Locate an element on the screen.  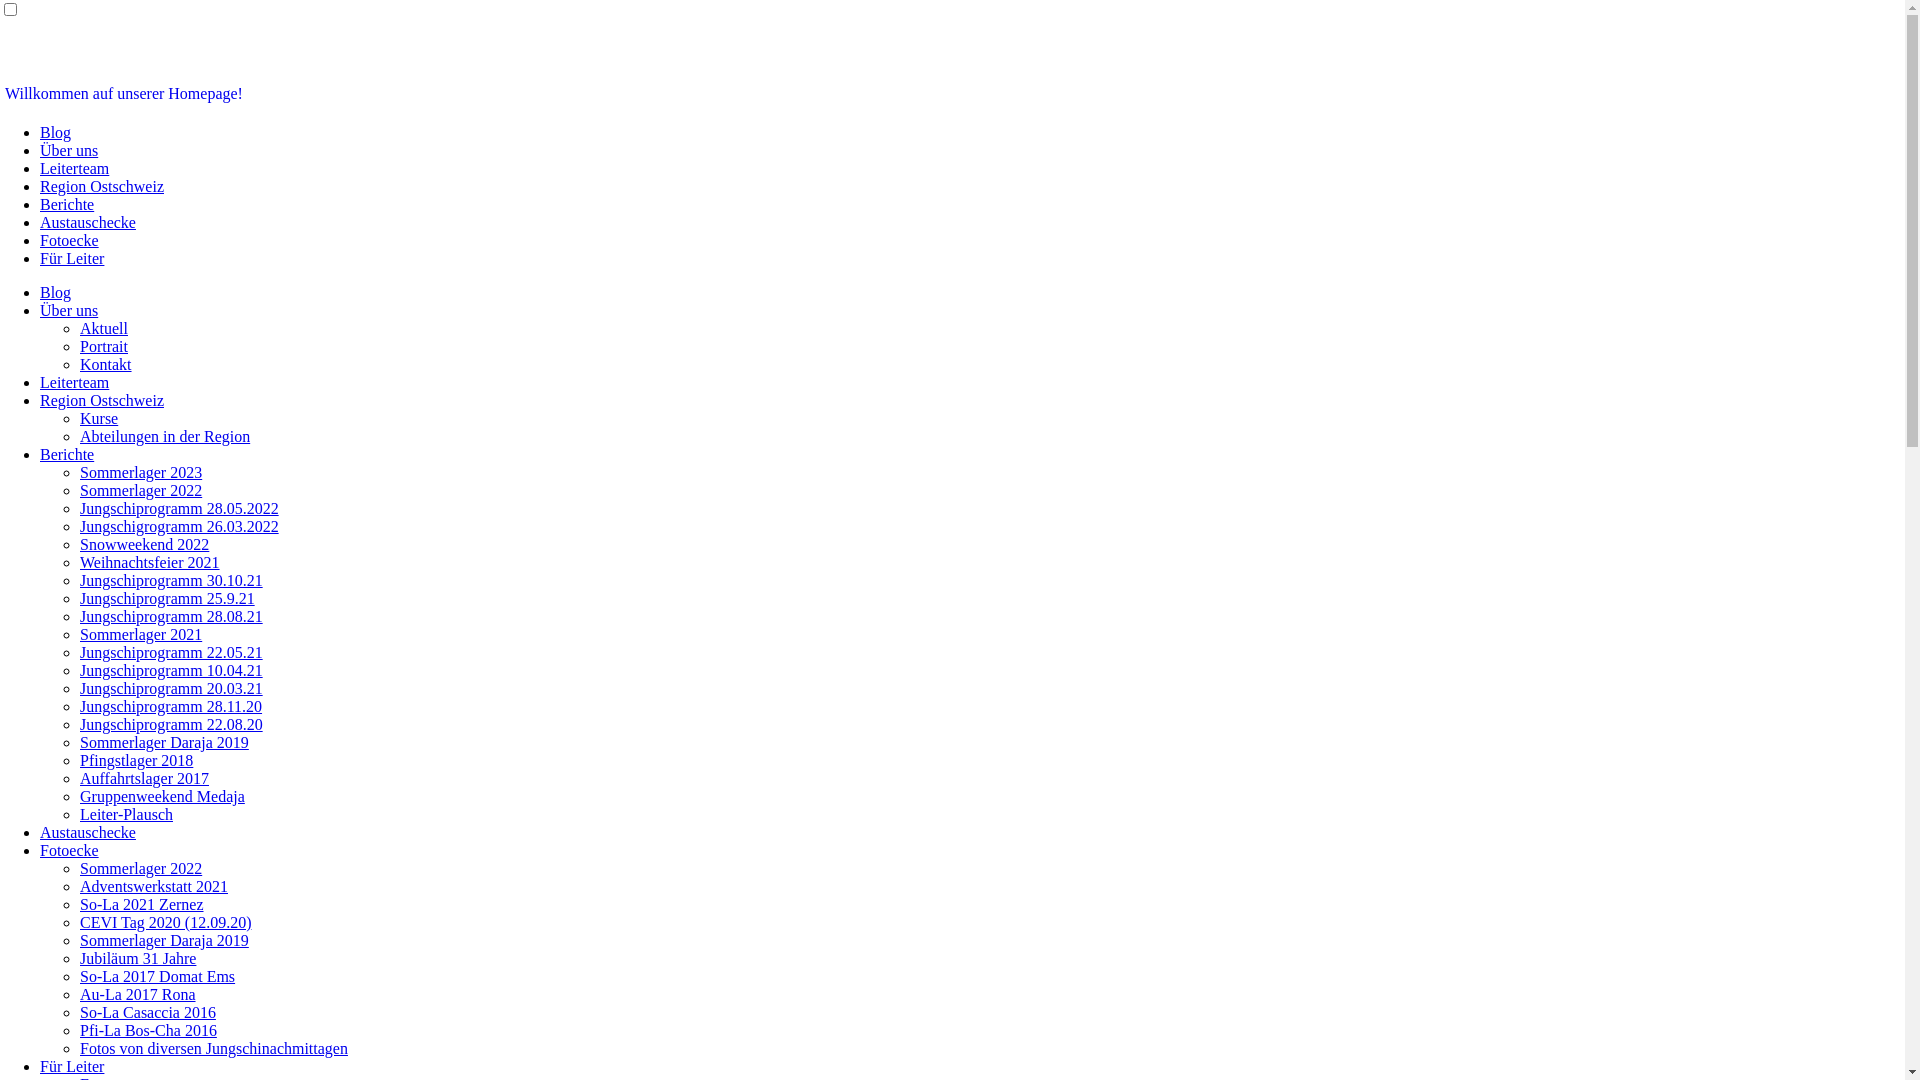
'Jungschiprogramm 22.05.21' is located at coordinates (80, 652).